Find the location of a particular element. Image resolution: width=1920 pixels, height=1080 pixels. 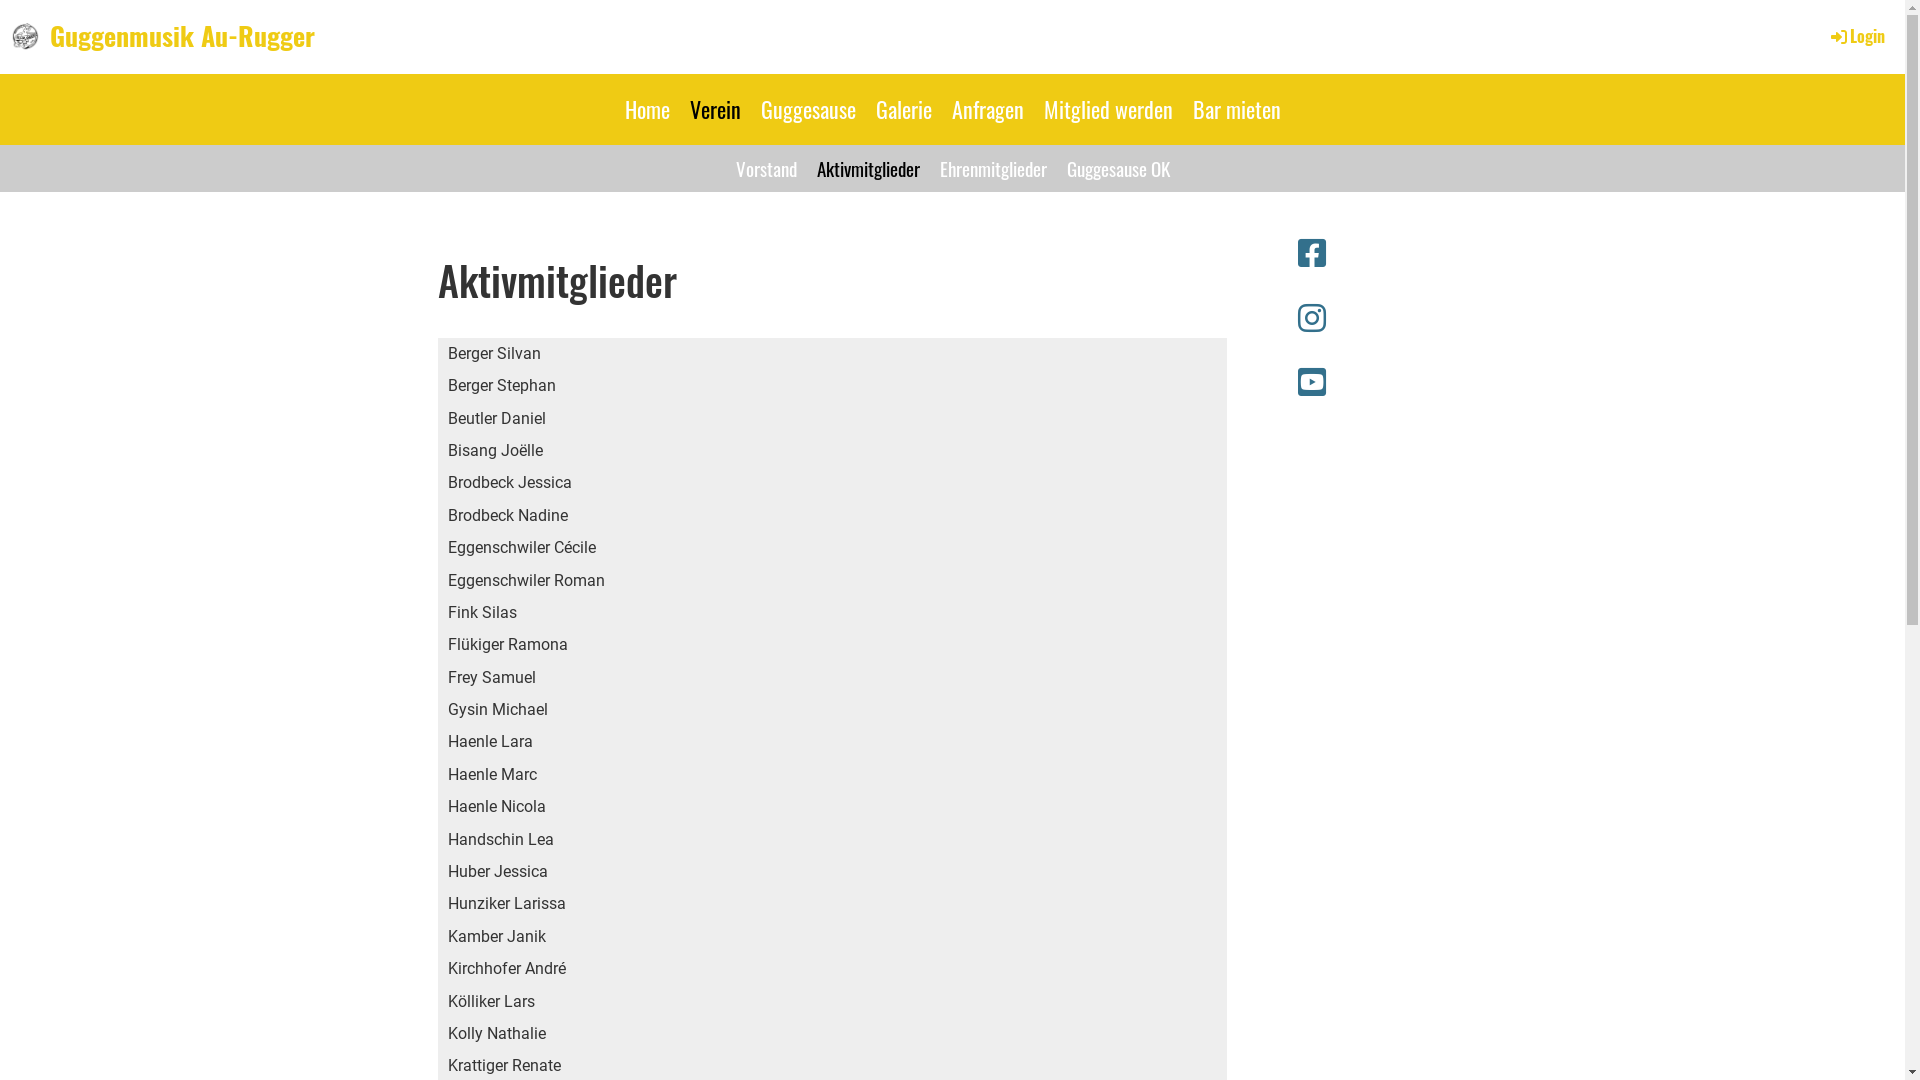

'Brodbeck Nadine' is located at coordinates (436, 515).